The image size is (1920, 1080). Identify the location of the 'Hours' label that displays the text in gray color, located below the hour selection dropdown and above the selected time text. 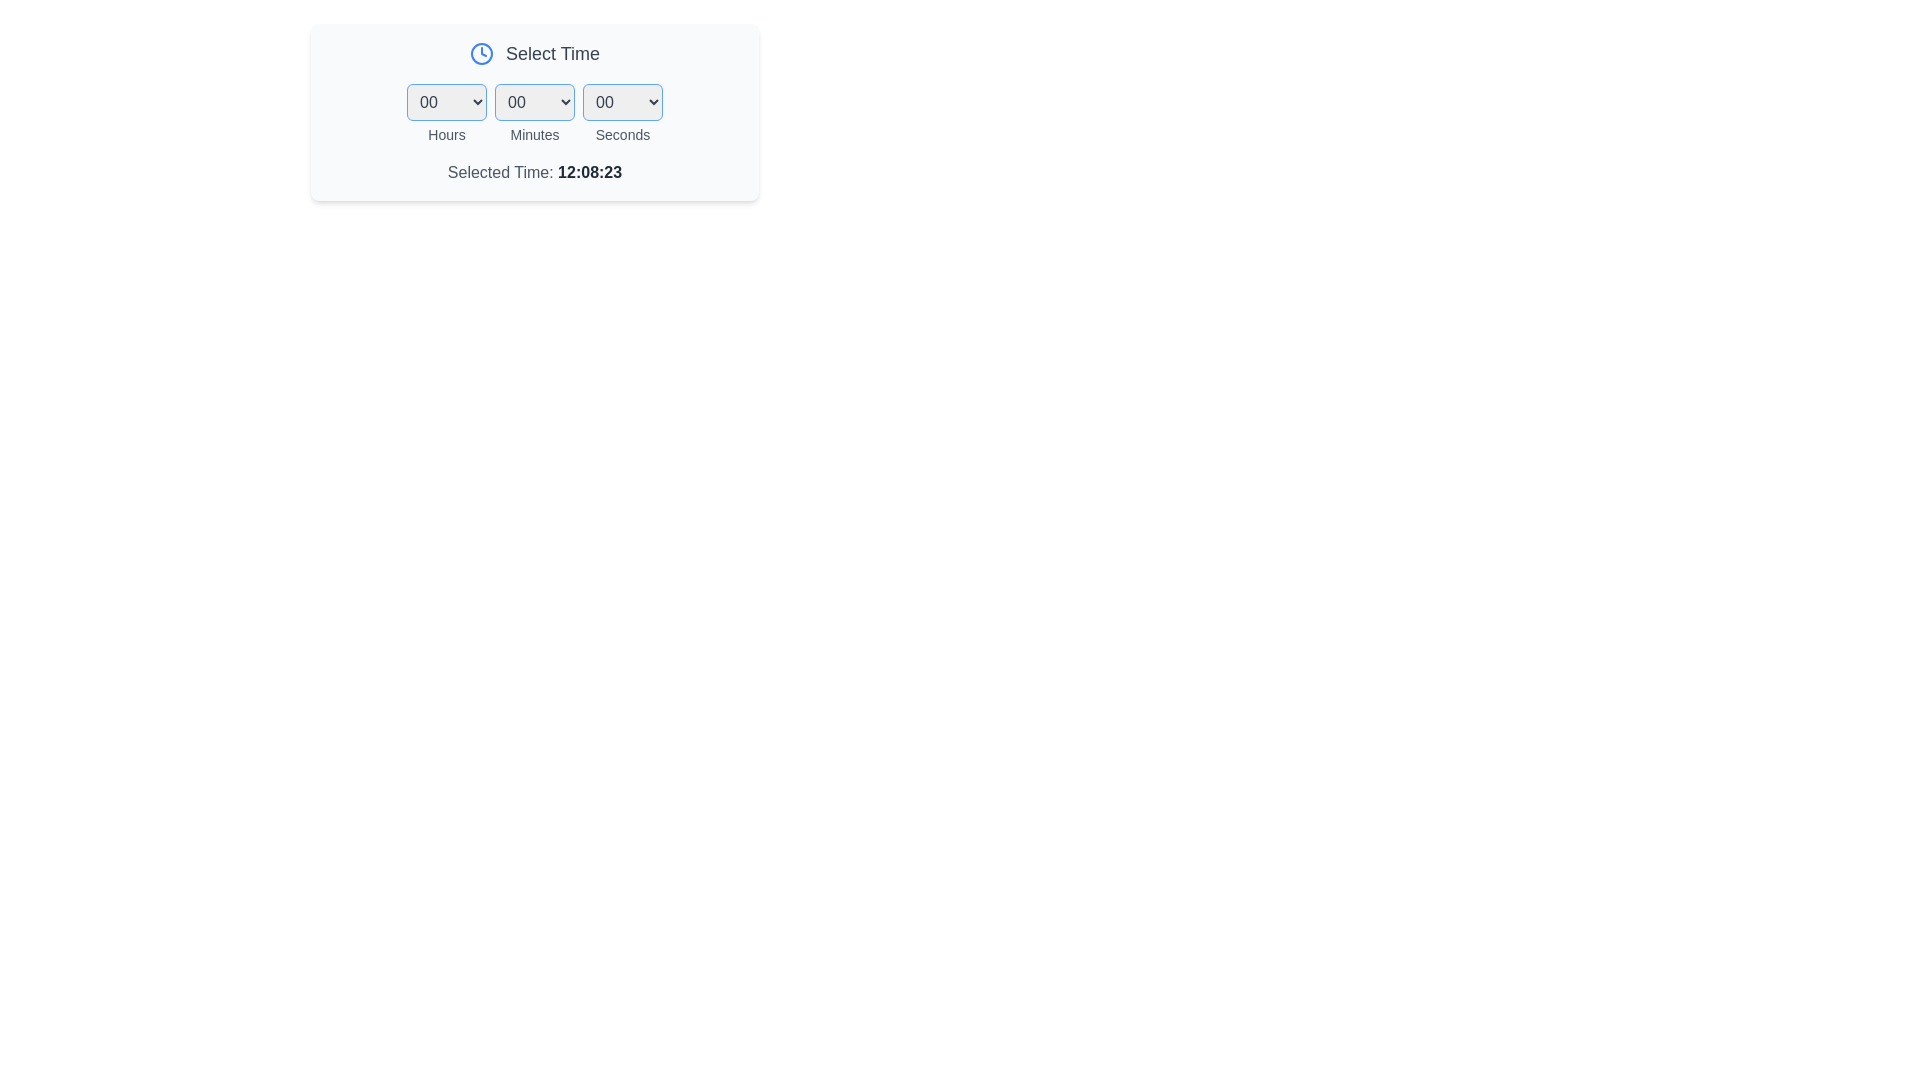
(445, 135).